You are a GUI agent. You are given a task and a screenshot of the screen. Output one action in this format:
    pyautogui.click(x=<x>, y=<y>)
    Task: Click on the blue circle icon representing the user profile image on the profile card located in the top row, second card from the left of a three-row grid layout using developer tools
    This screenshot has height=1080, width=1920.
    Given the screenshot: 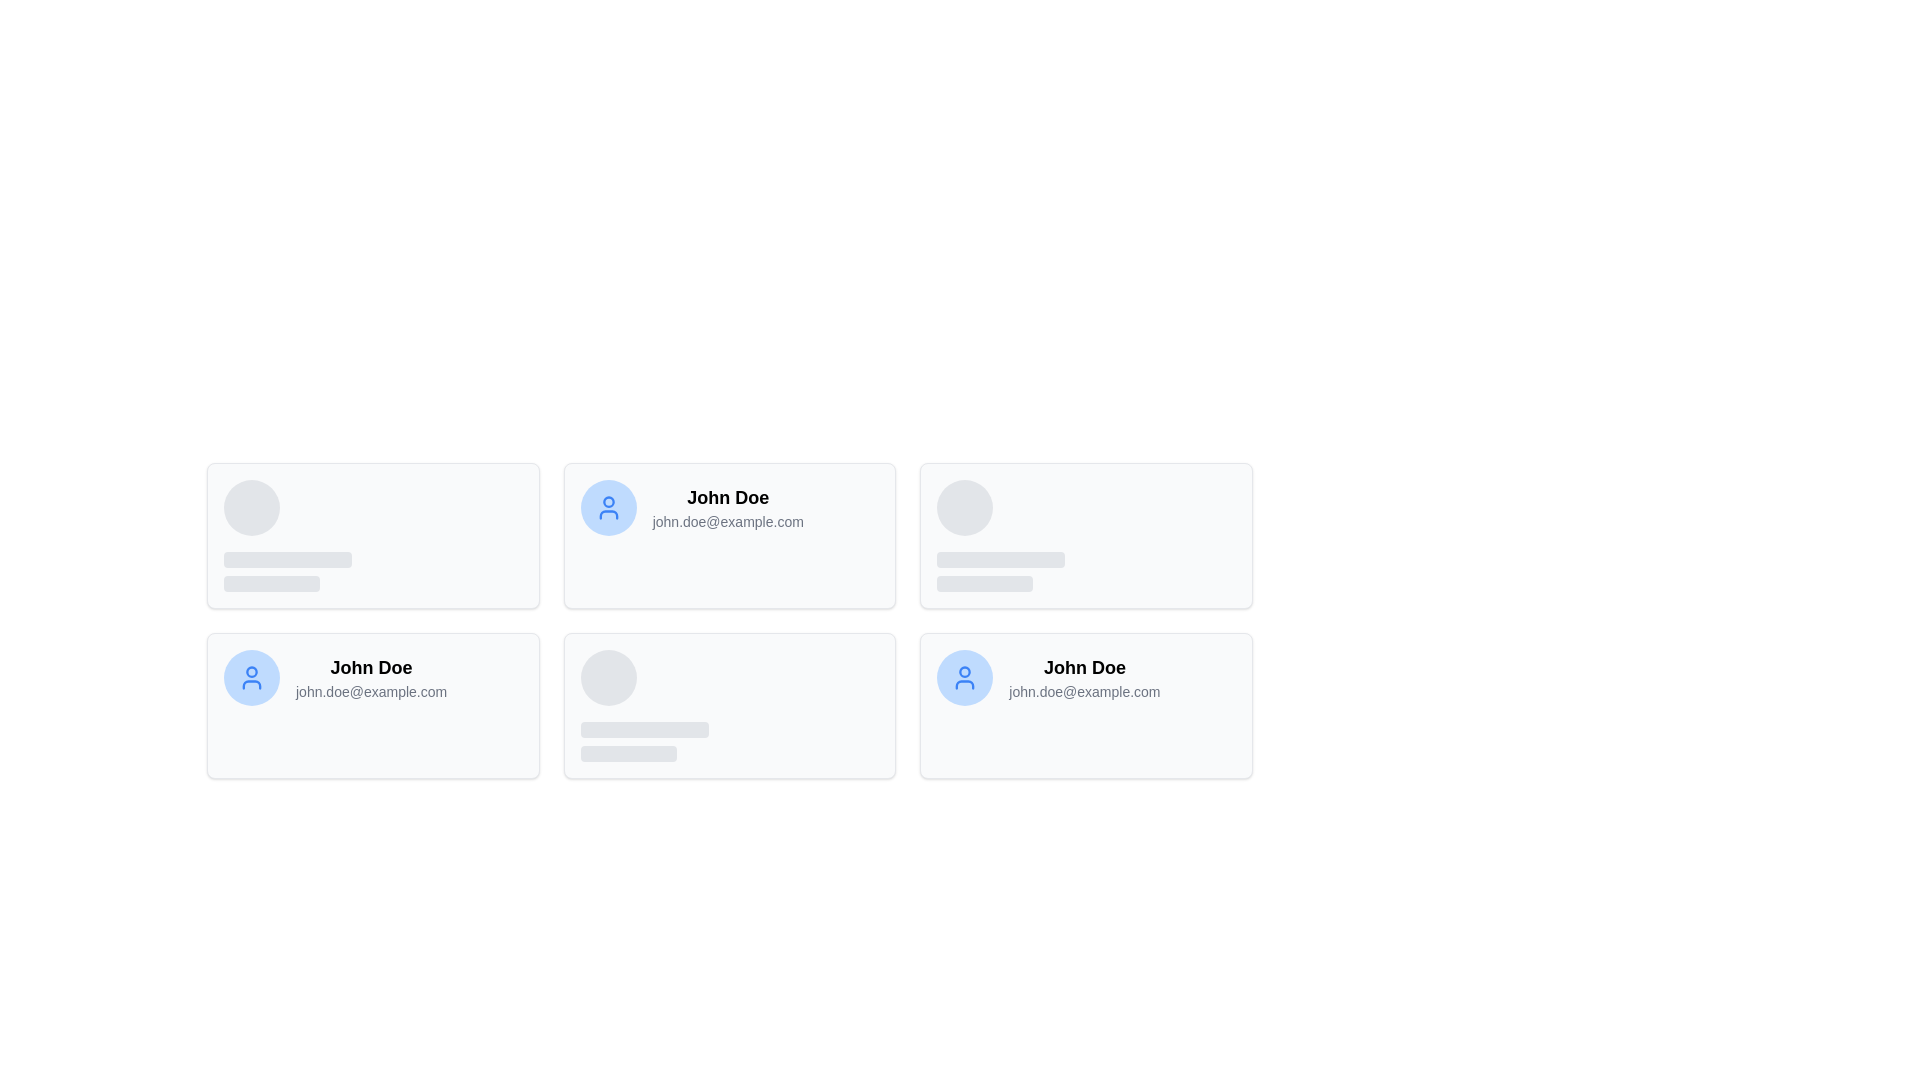 What is the action you would take?
    pyautogui.click(x=607, y=501)
    